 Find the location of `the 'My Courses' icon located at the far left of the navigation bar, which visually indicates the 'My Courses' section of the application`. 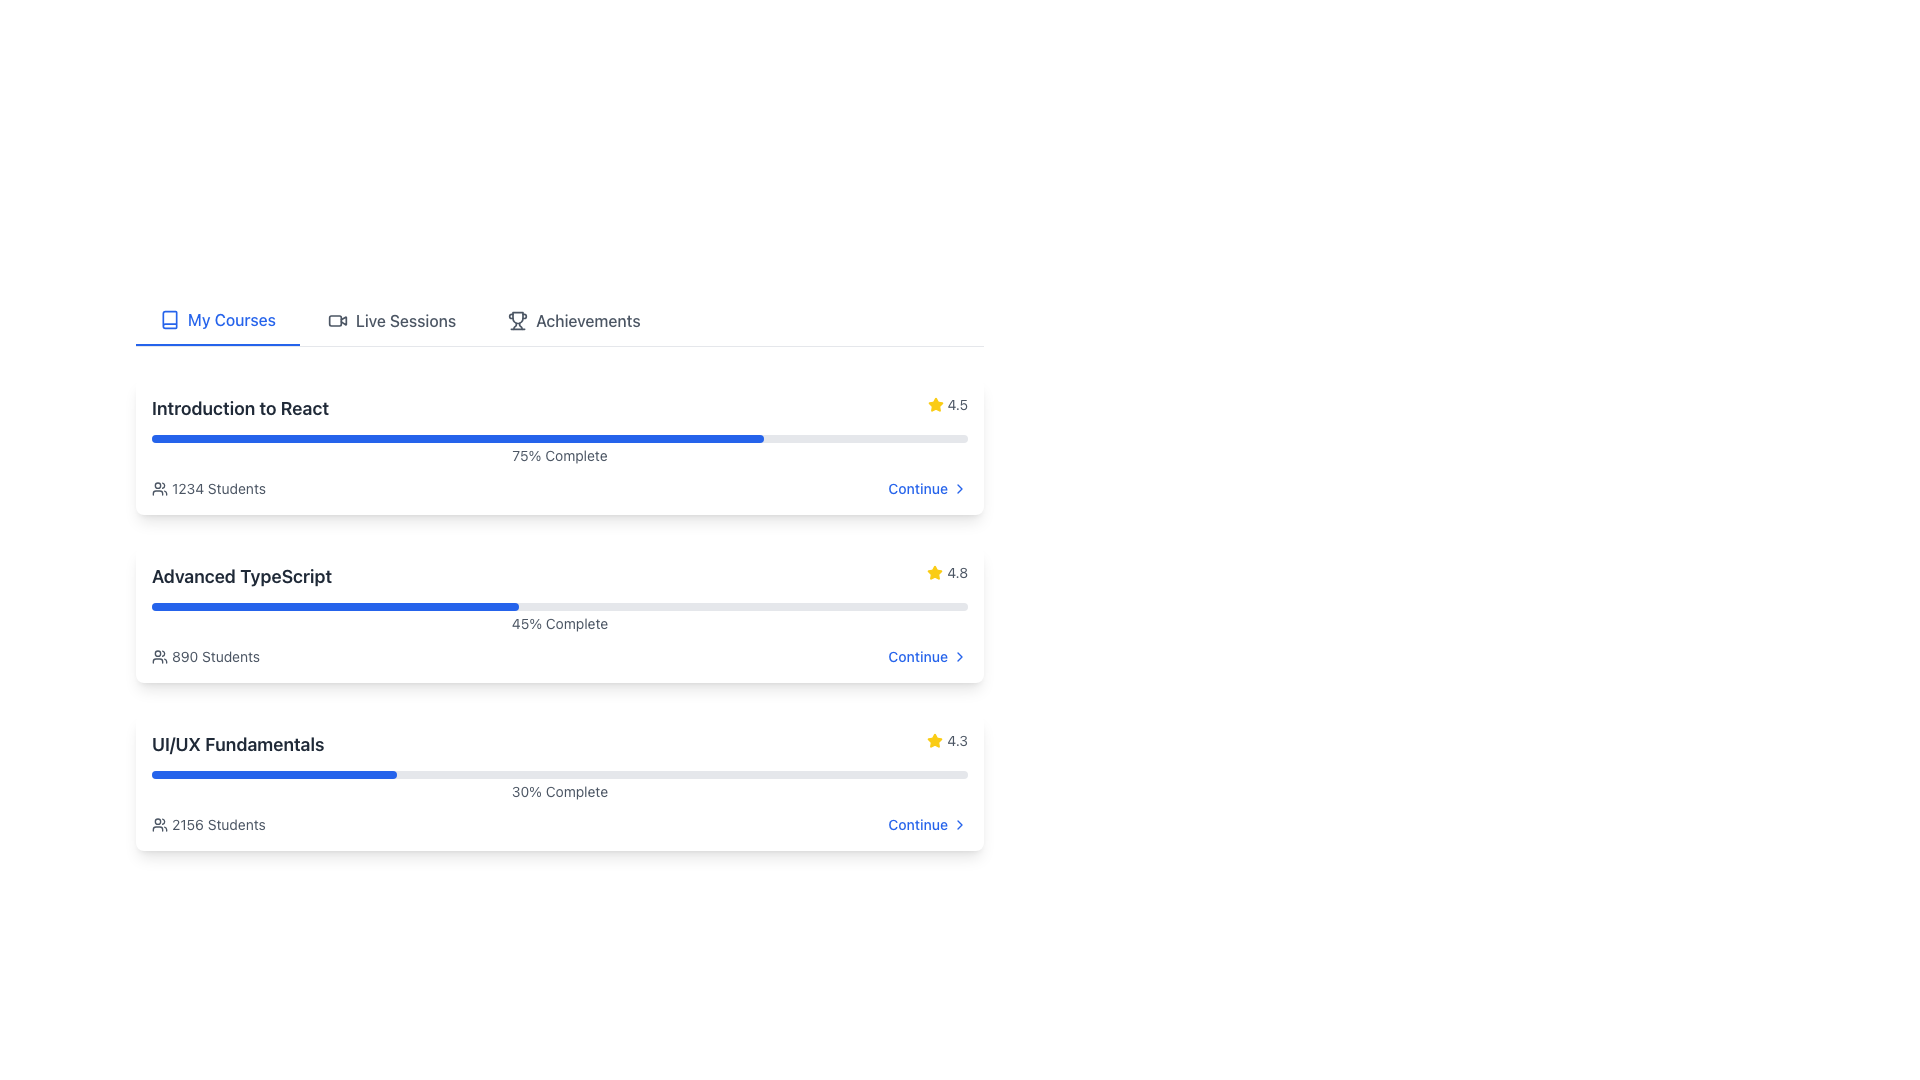

the 'My Courses' icon located at the far left of the navigation bar, which visually indicates the 'My Courses' section of the application is located at coordinates (169, 319).